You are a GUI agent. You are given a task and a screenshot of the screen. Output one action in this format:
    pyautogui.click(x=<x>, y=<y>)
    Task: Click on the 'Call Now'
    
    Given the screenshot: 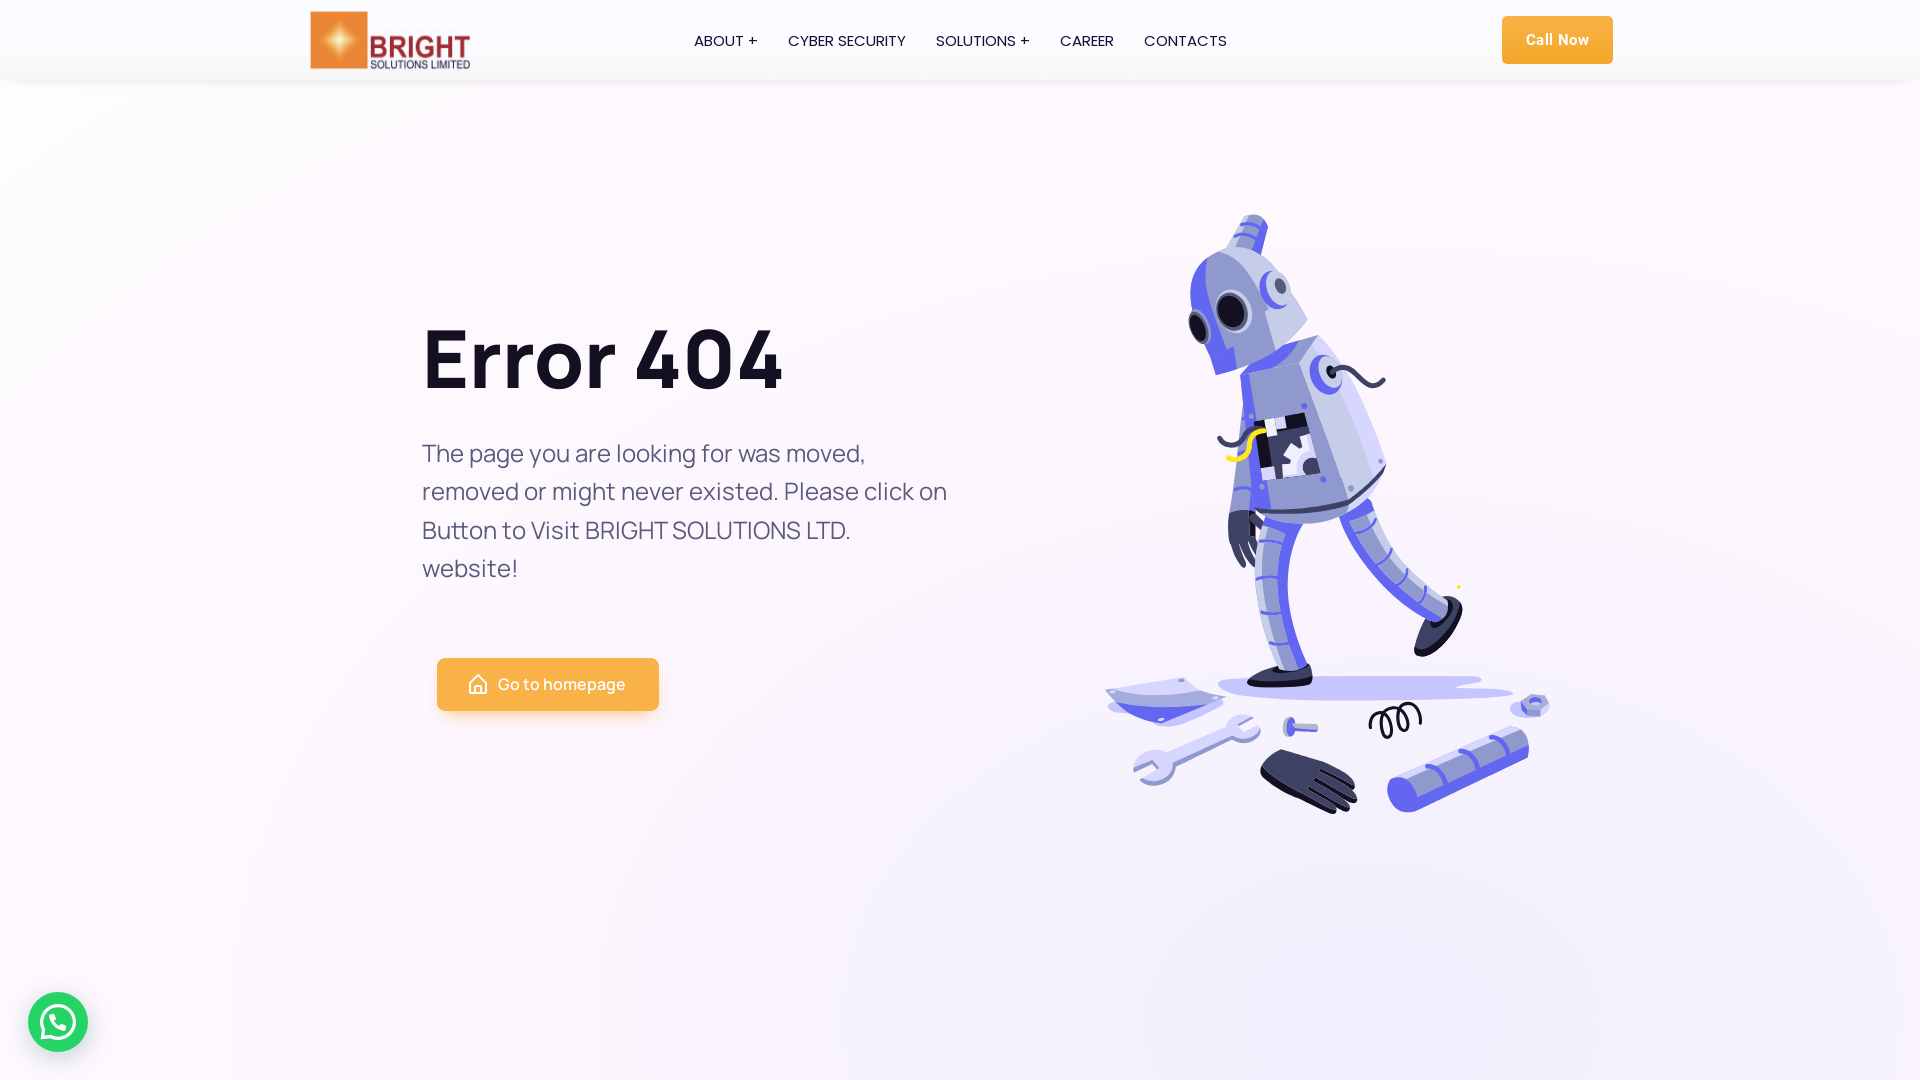 What is the action you would take?
    pyautogui.click(x=1556, y=39)
    